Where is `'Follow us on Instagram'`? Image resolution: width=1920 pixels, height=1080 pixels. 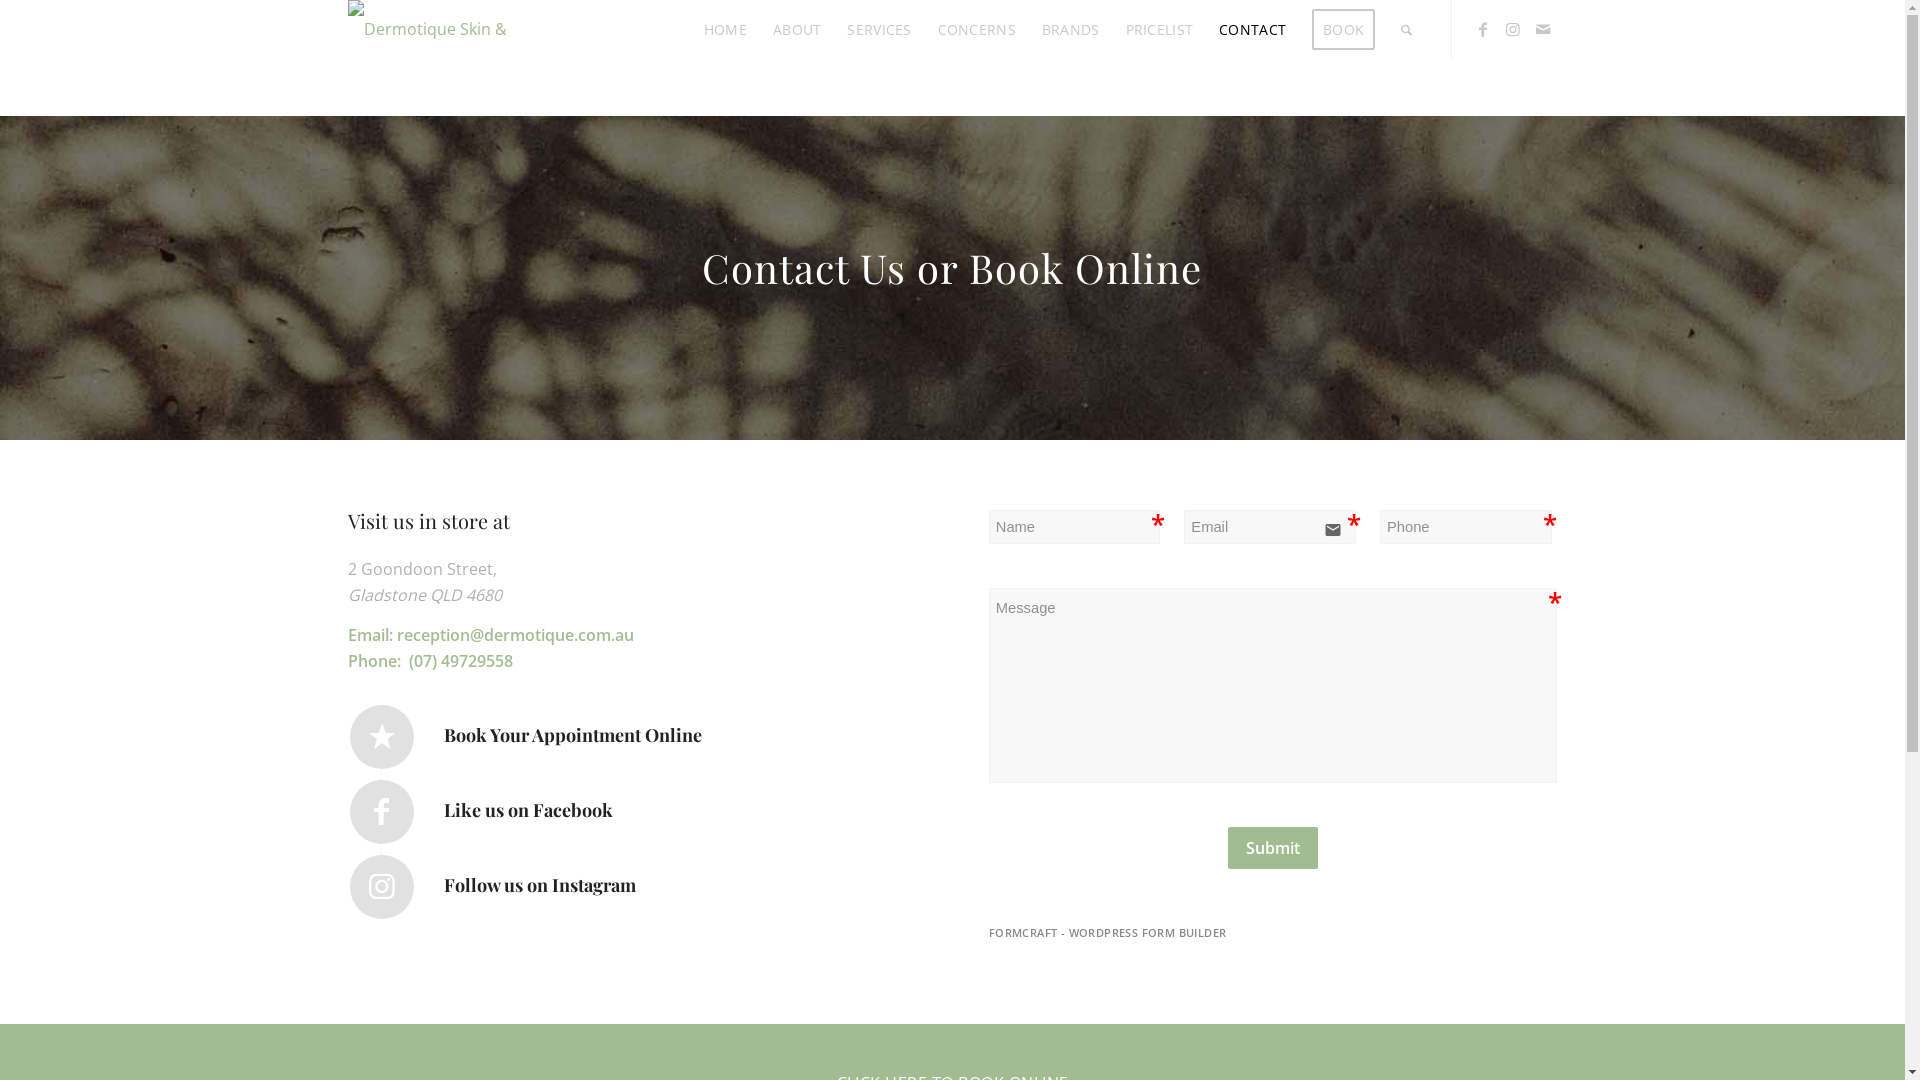 'Follow us on Instagram' is located at coordinates (382, 886).